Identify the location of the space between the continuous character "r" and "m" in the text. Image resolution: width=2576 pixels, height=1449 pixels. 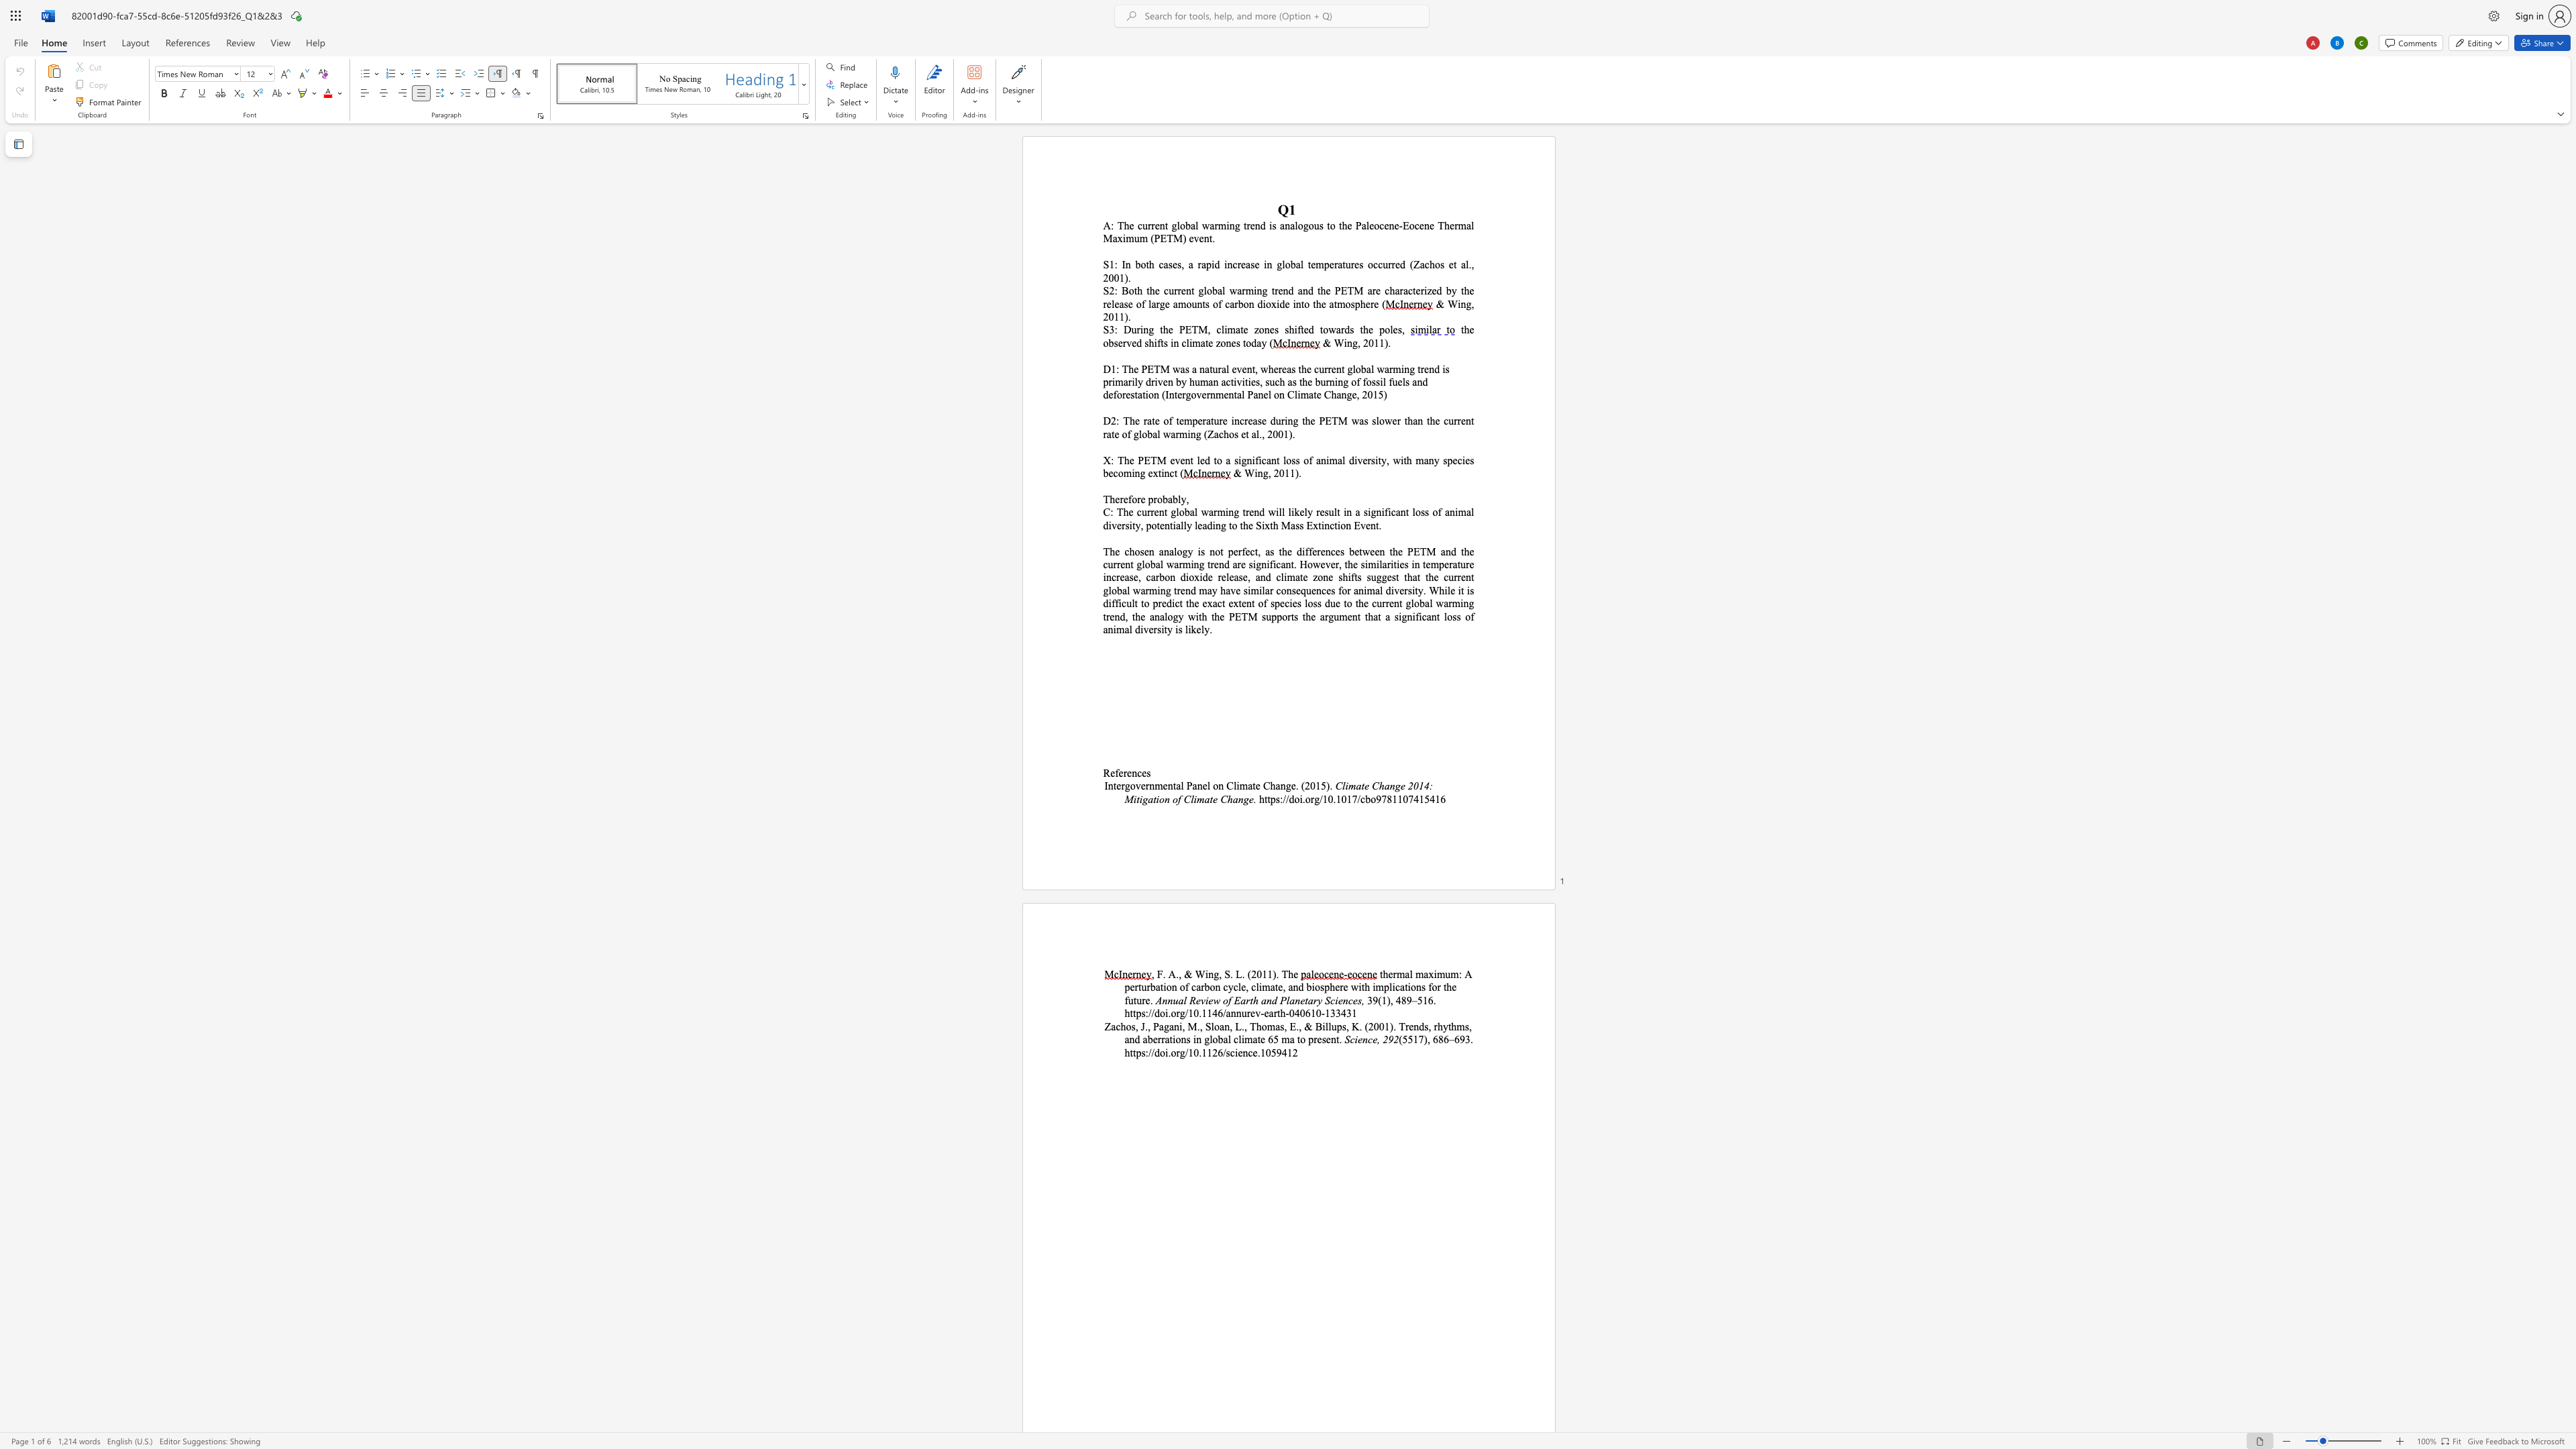
(1218, 511).